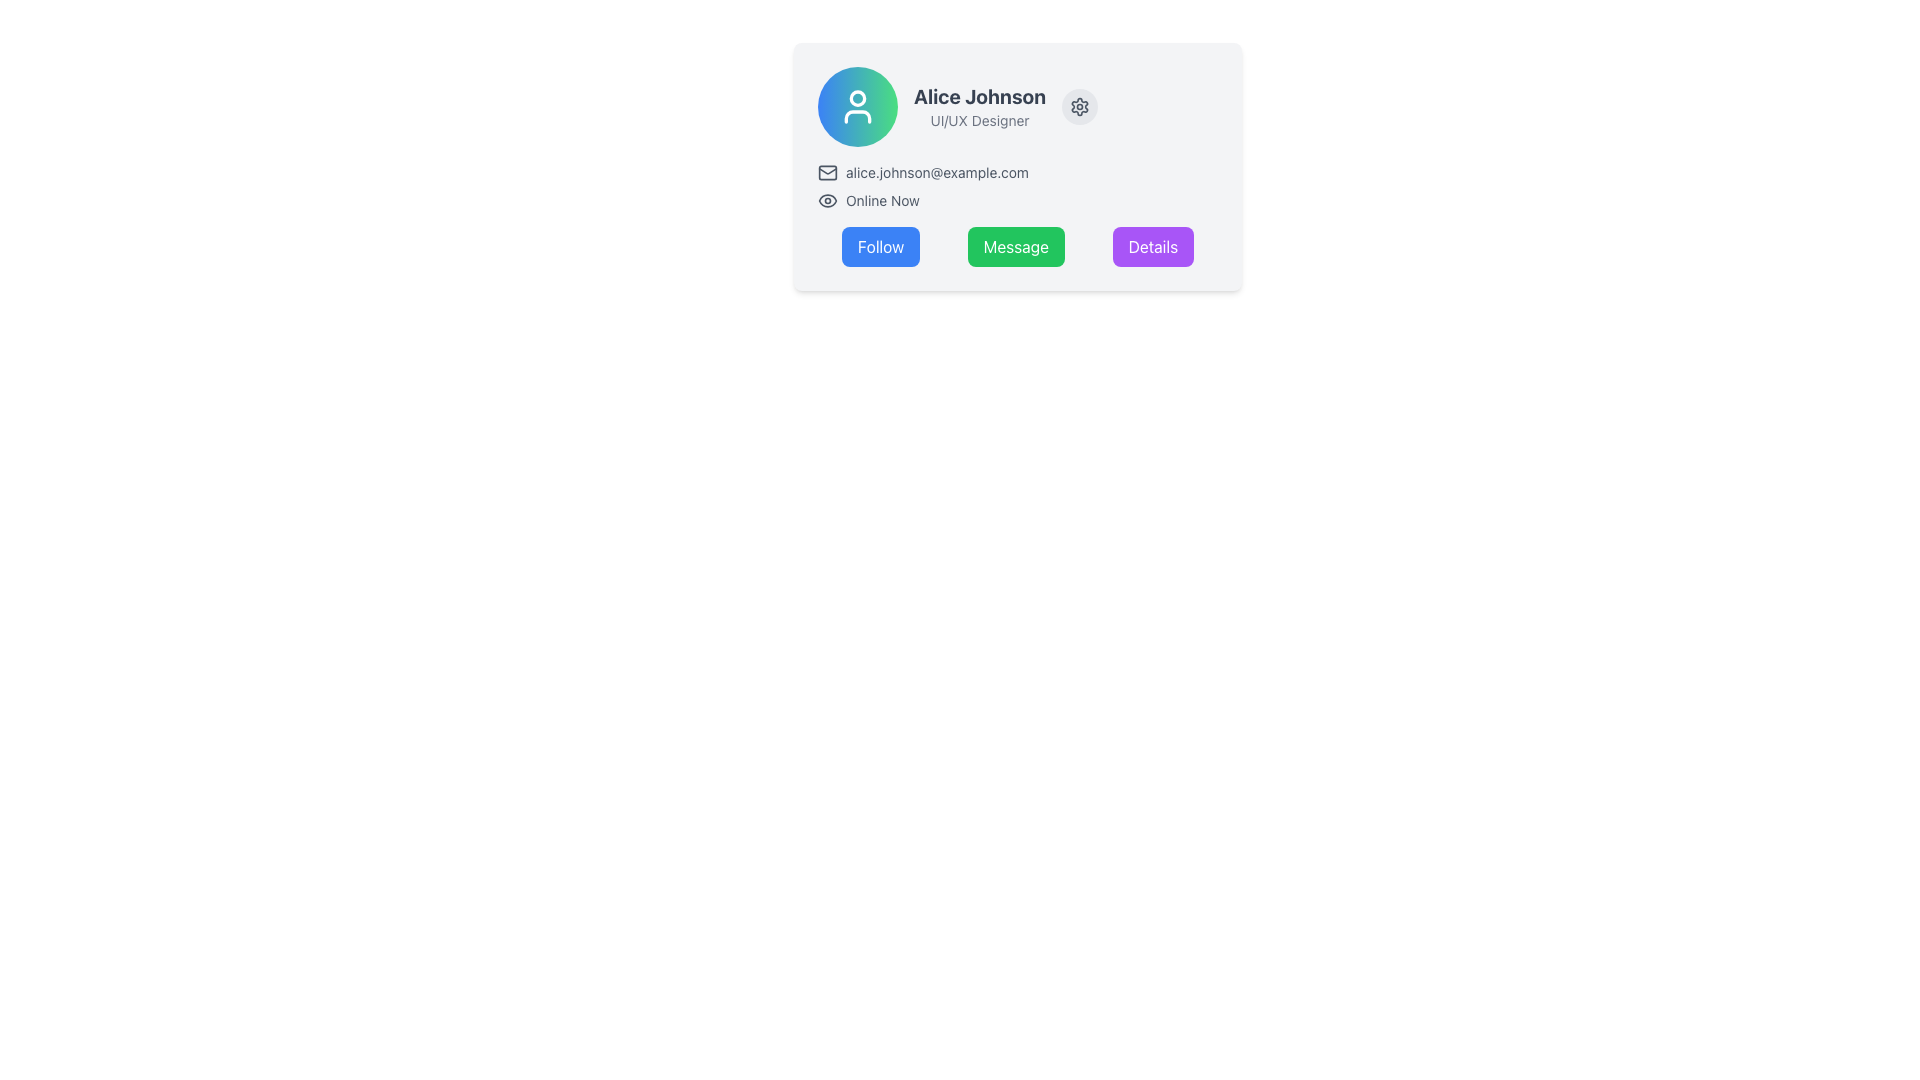 This screenshot has height=1080, width=1920. I want to click on the modern gray mail icon, which is located to the left of 'alice.johnson@example.com', so click(828, 172).